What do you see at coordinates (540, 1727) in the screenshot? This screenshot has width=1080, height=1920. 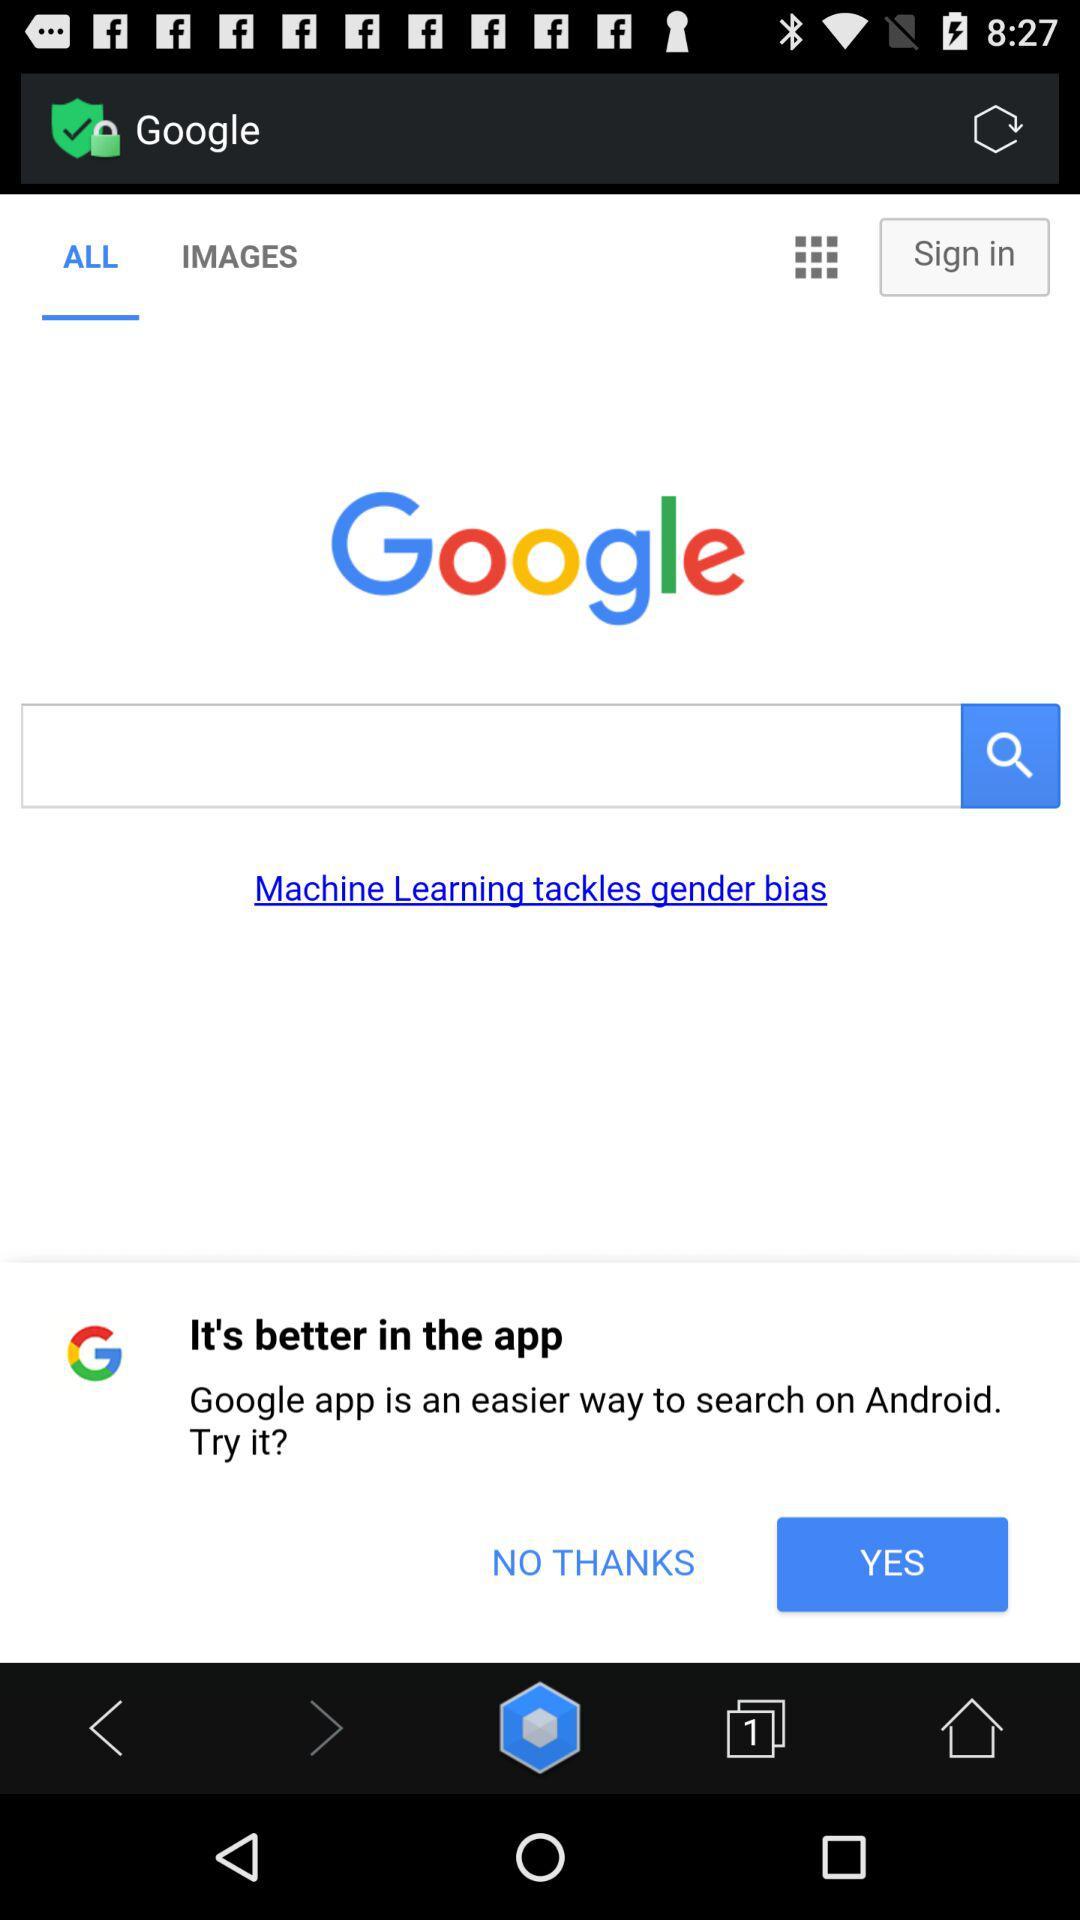 I see `menu` at bounding box center [540, 1727].